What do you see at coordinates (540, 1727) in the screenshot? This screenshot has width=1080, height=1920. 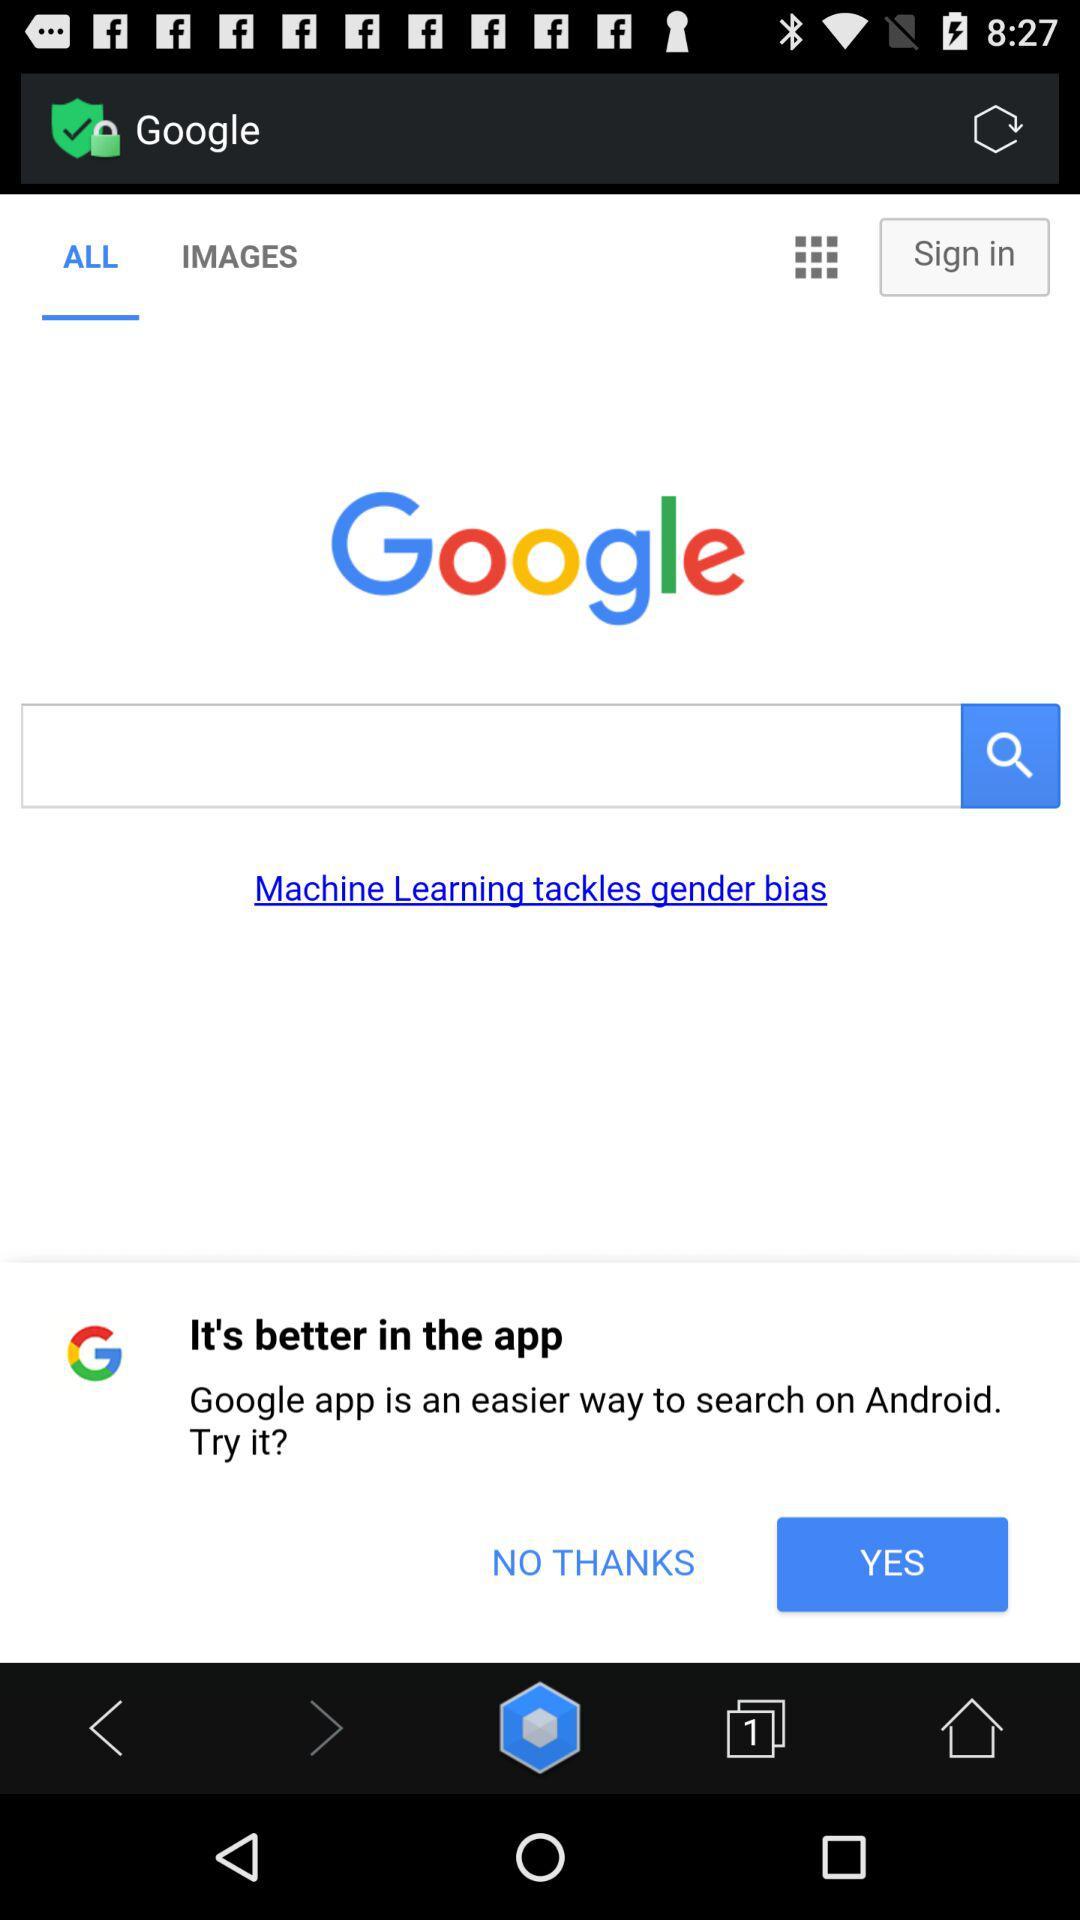 I see `menu` at bounding box center [540, 1727].